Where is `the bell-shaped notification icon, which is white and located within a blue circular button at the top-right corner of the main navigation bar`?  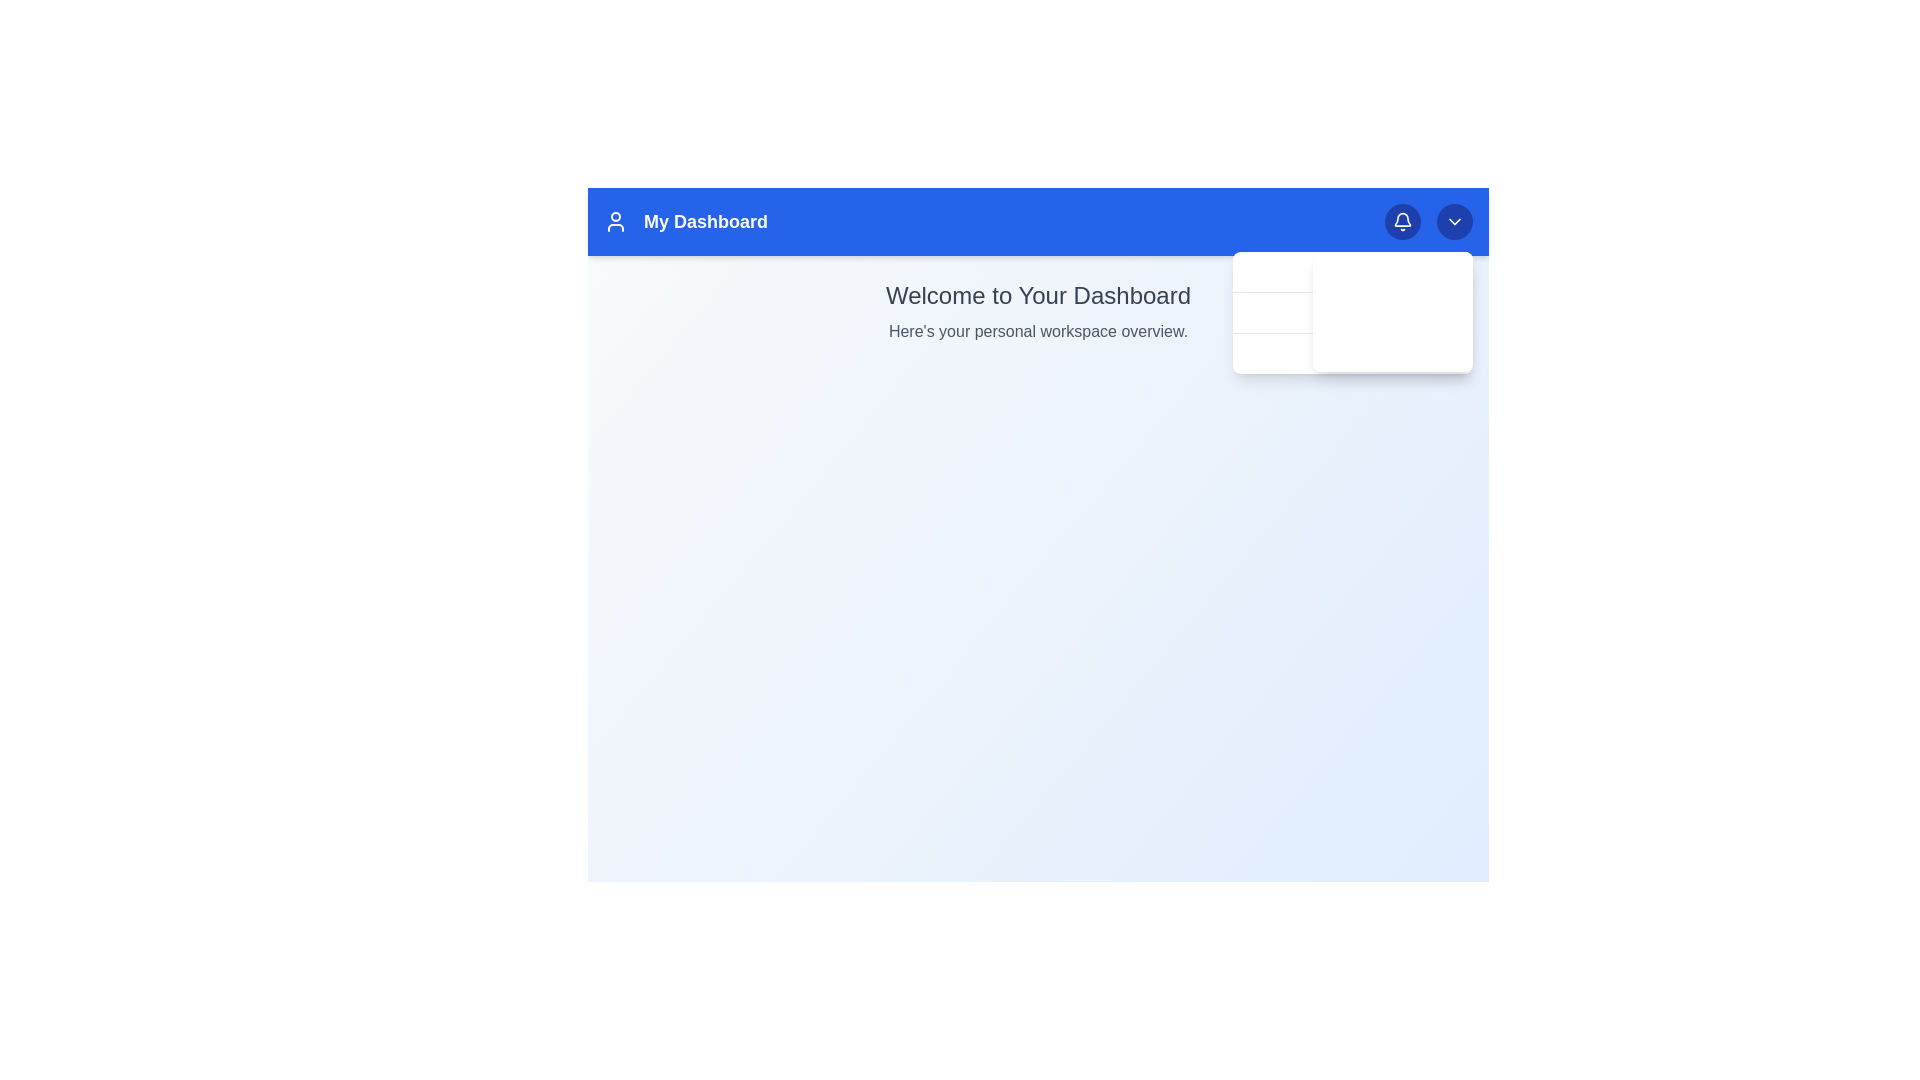
the bell-shaped notification icon, which is white and located within a blue circular button at the top-right corner of the main navigation bar is located at coordinates (1401, 222).